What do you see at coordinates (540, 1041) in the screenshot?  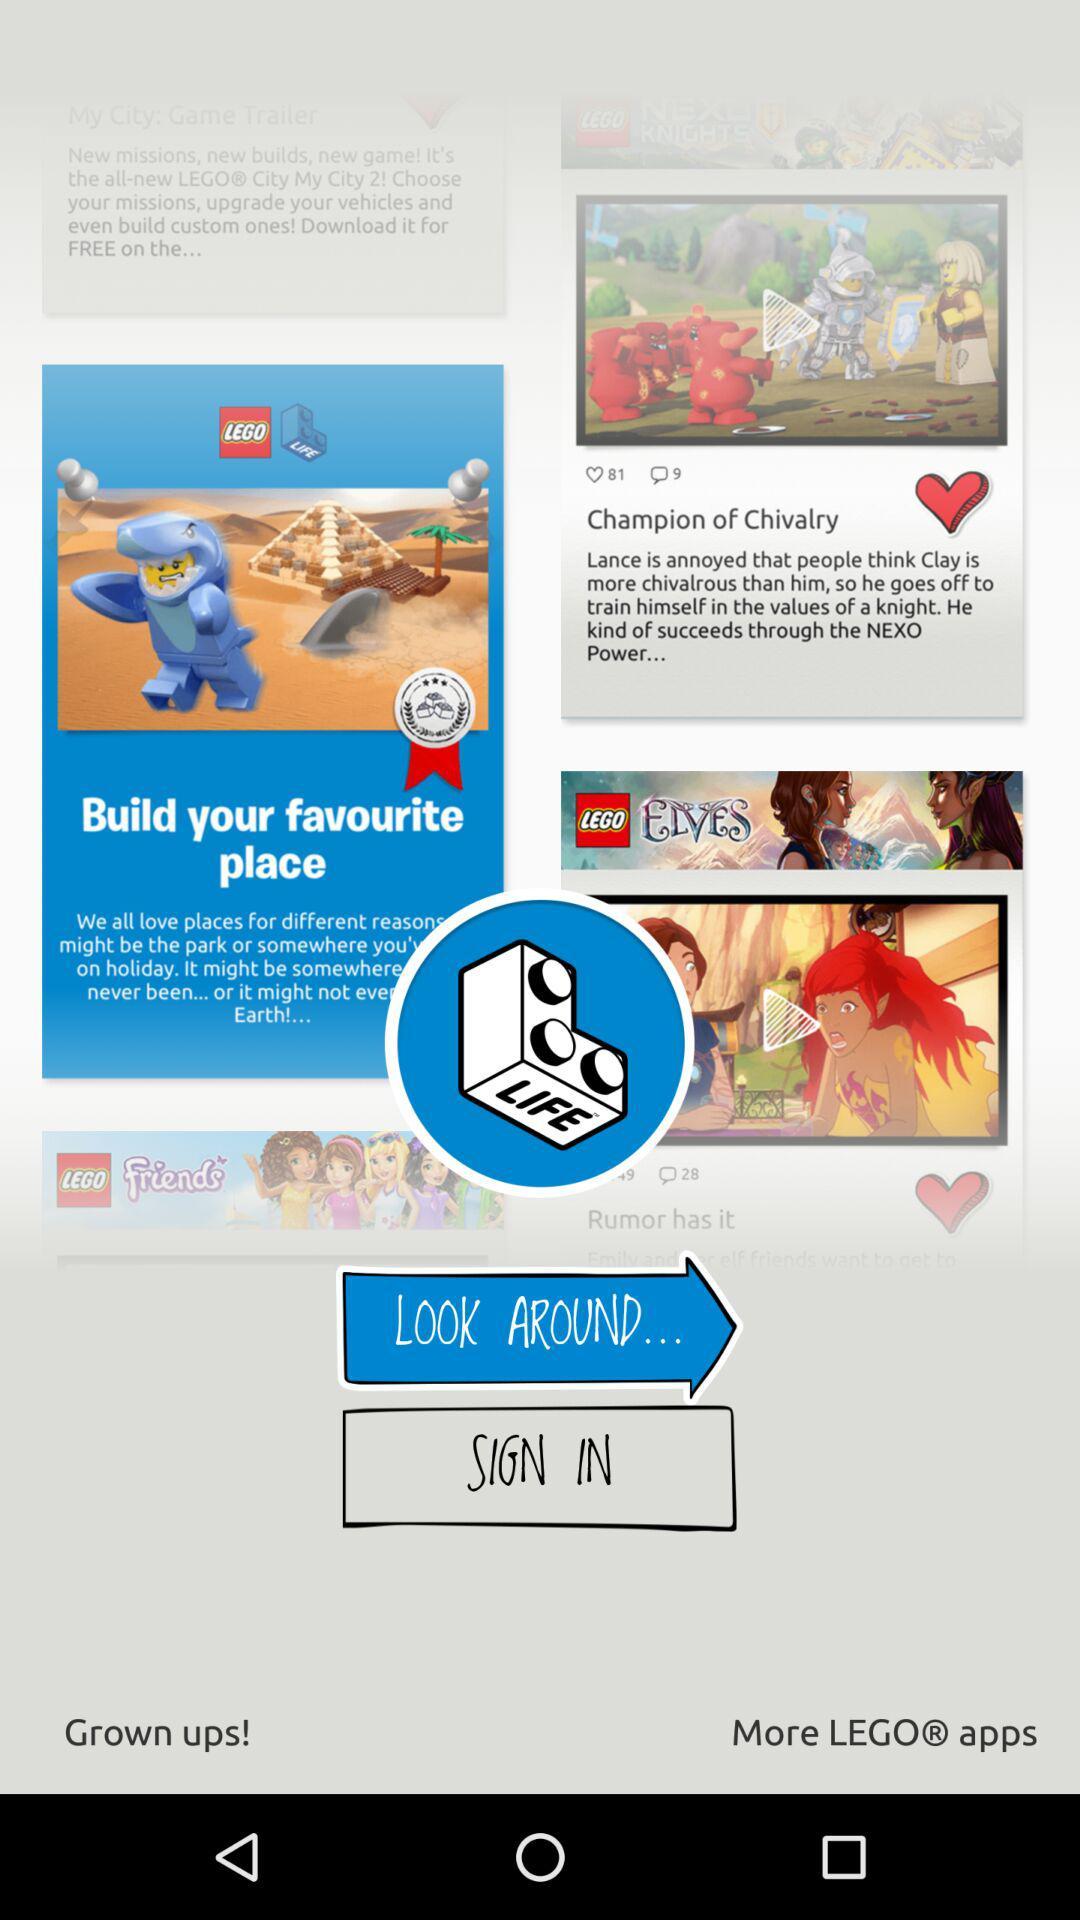 I see `the life image which is above the look around` at bounding box center [540, 1041].